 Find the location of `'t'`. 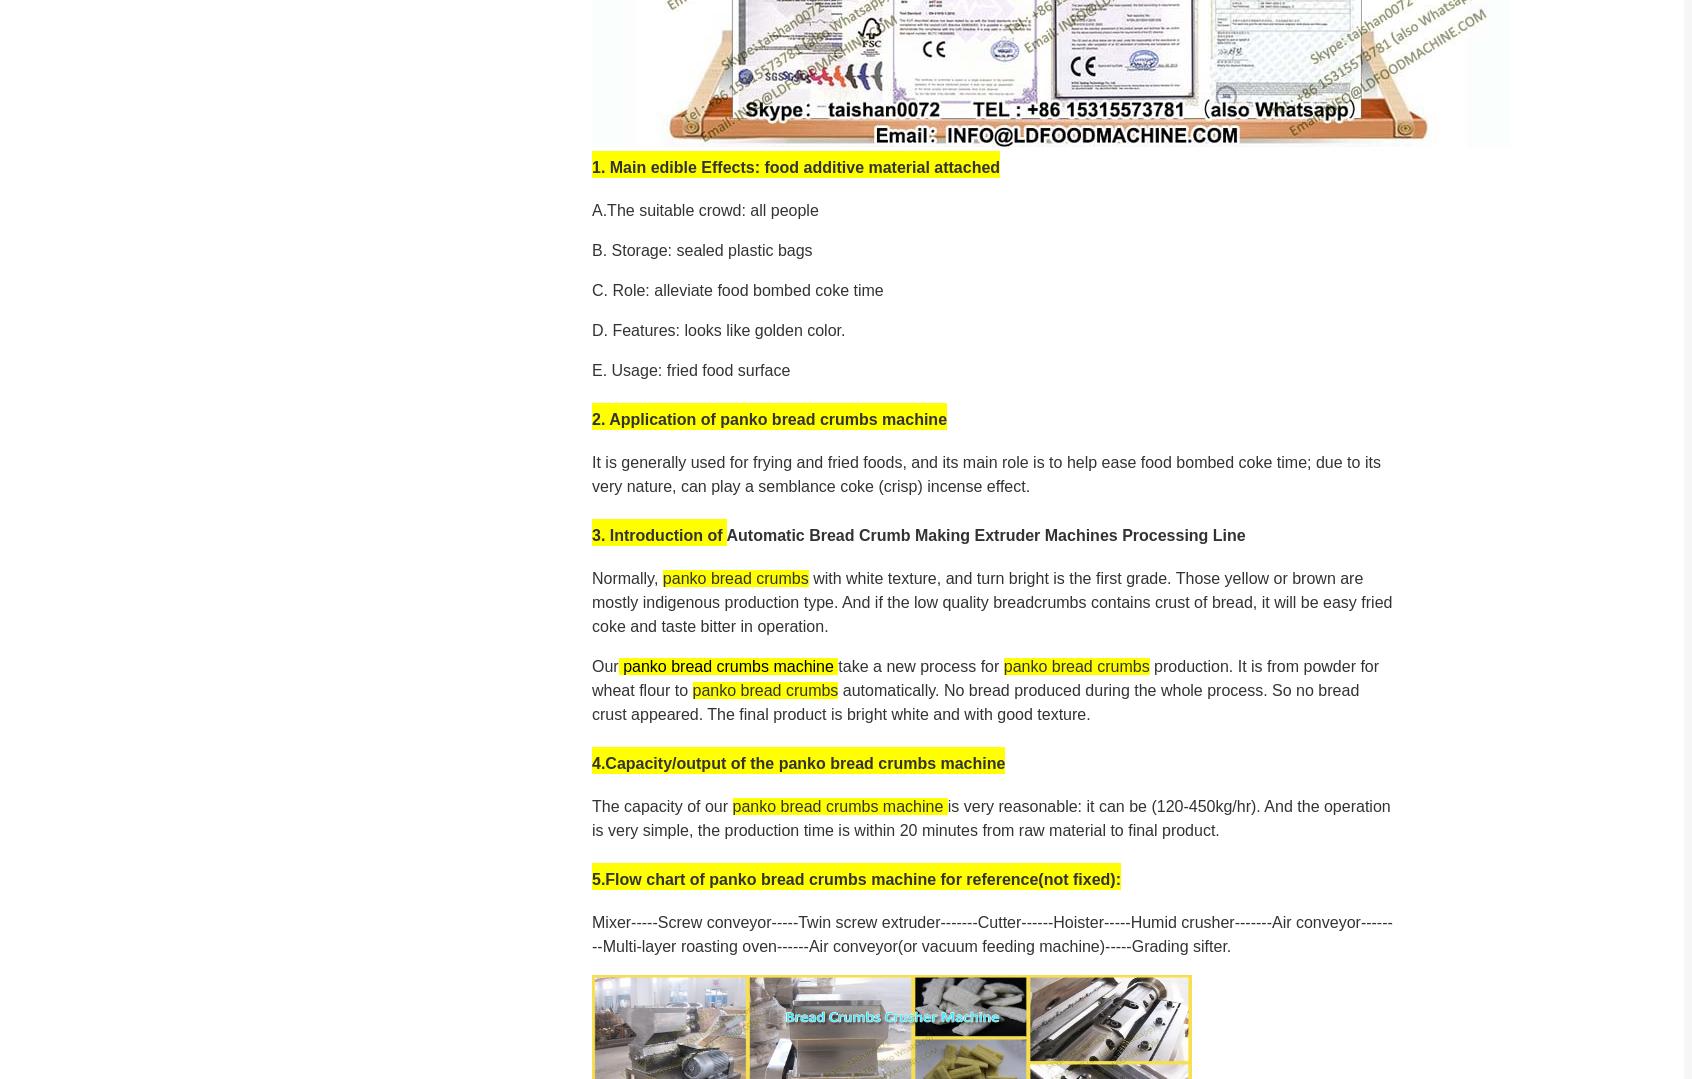

't' is located at coordinates (840, 665).